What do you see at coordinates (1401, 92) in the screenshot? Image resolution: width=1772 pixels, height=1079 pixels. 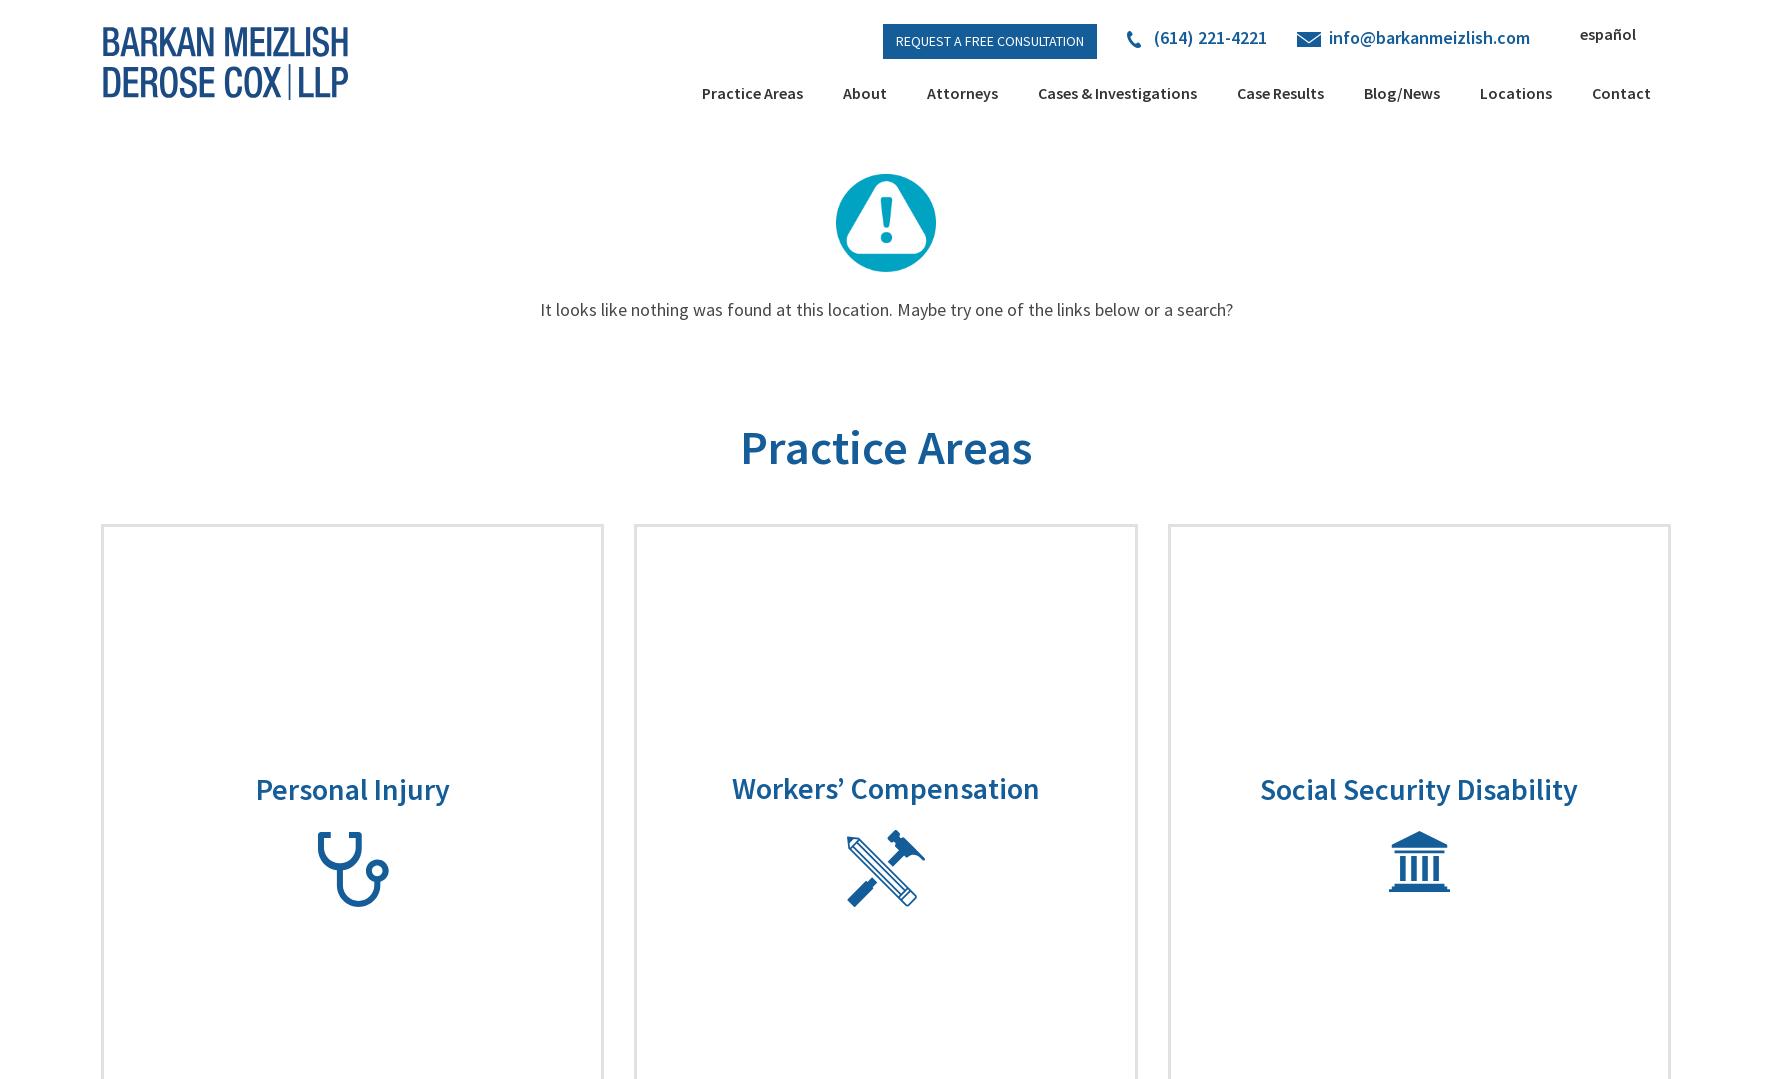 I see `'Blog/News'` at bounding box center [1401, 92].